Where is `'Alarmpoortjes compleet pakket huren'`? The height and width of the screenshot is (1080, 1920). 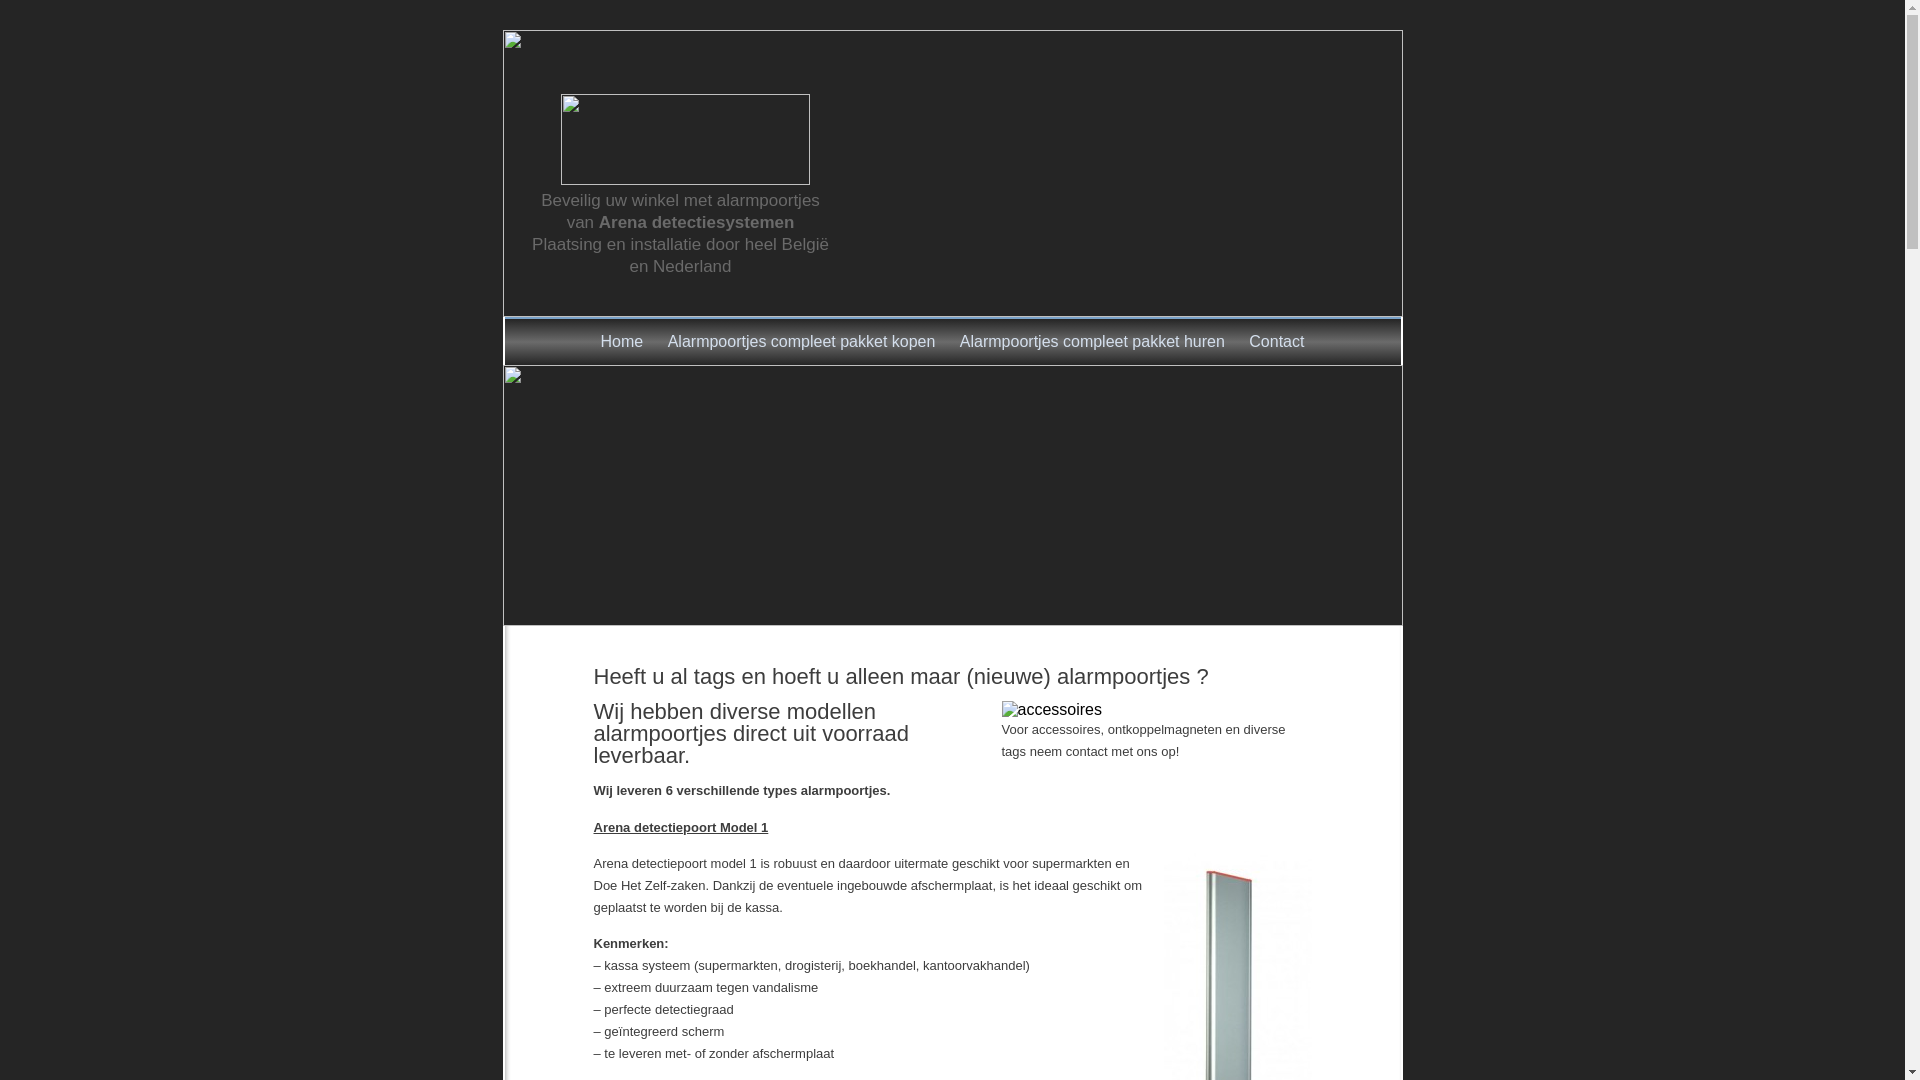
'Alarmpoortjes compleet pakket huren' is located at coordinates (1091, 341).